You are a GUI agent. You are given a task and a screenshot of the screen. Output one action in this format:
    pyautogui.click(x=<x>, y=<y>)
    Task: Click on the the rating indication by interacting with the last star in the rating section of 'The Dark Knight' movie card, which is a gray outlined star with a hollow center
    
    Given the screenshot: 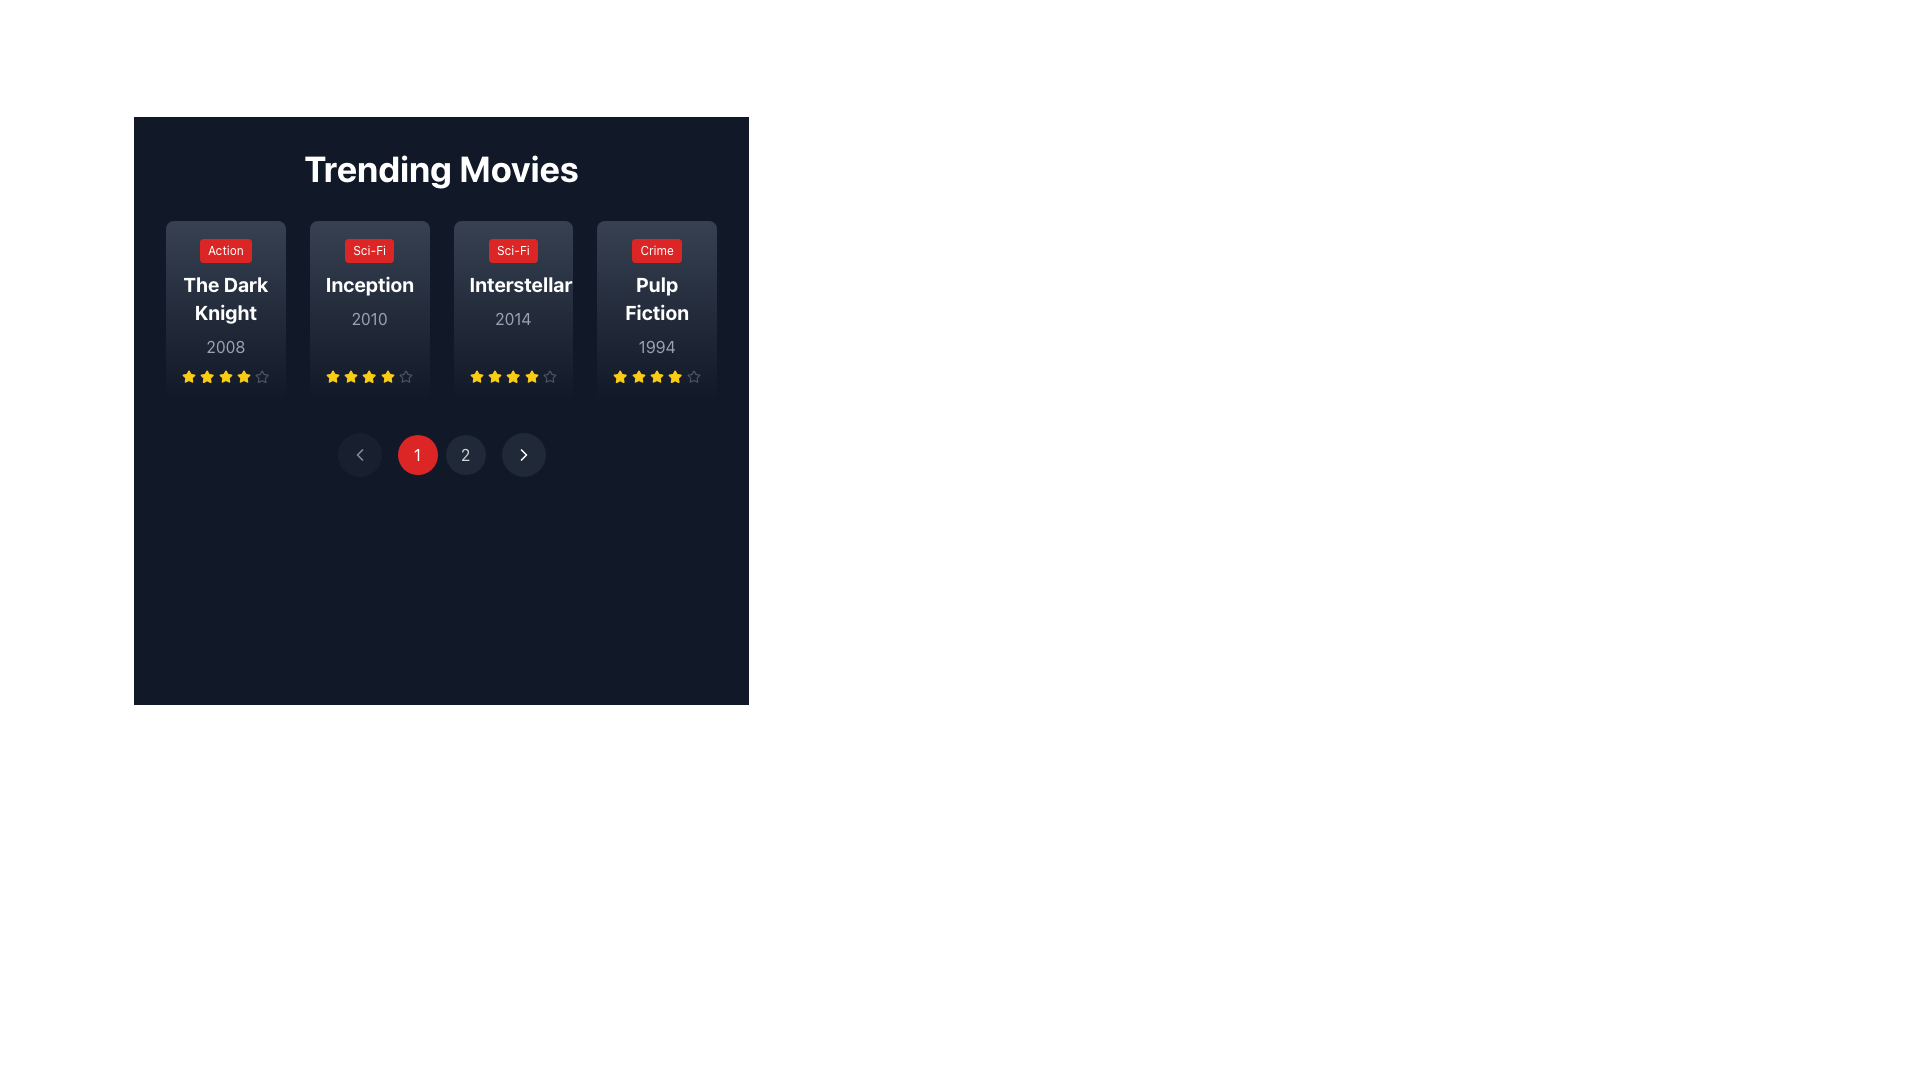 What is the action you would take?
    pyautogui.click(x=261, y=376)
    